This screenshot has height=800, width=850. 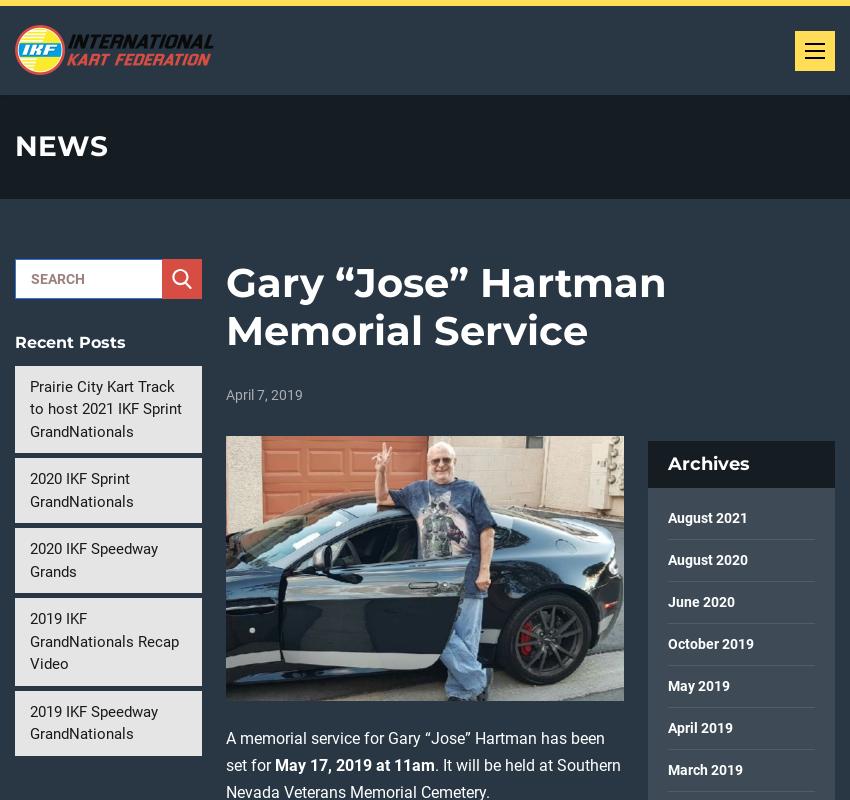 I want to click on 'Recent Posts', so click(x=70, y=341).